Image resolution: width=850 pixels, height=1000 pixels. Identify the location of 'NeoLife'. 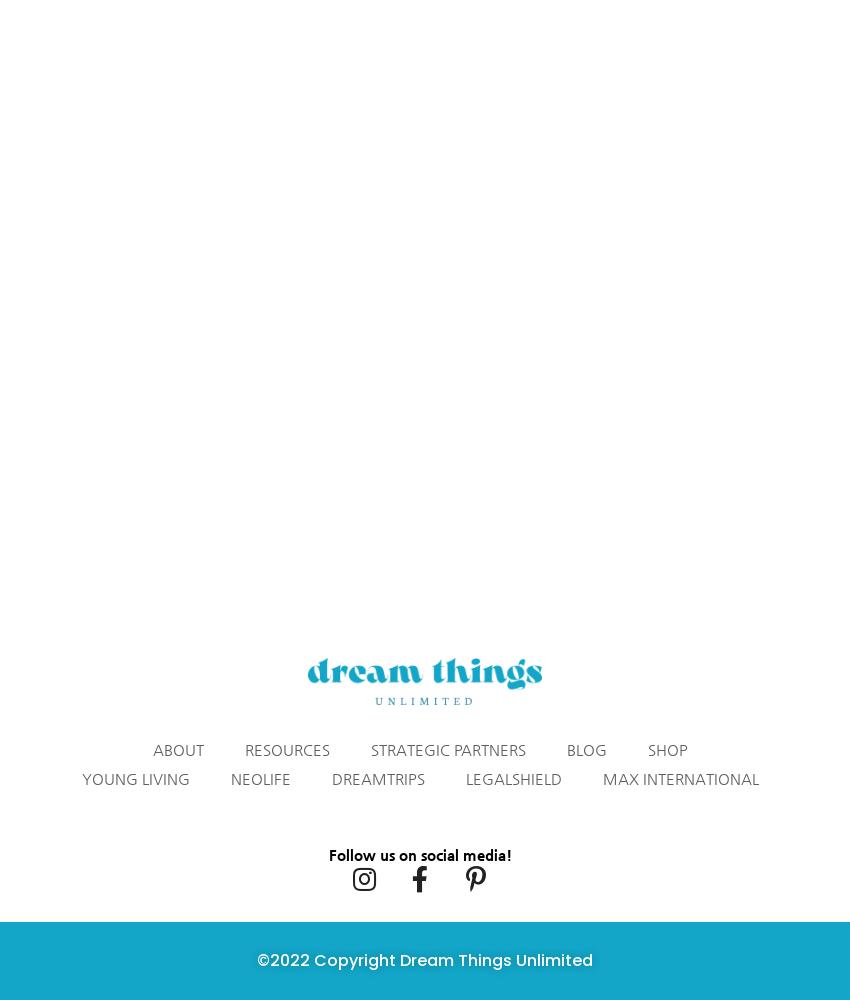
(259, 778).